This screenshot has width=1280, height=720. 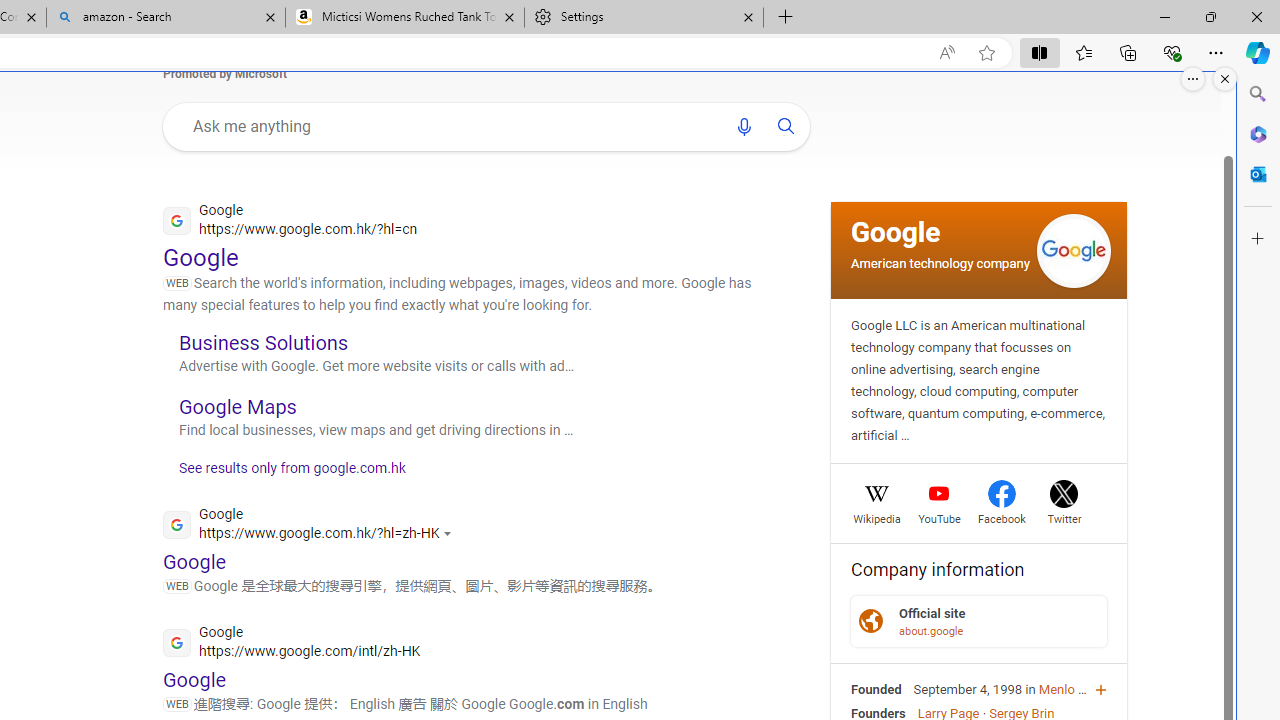 What do you see at coordinates (1224, 78) in the screenshot?
I see `'Close split screen.'` at bounding box center [1224, 78].